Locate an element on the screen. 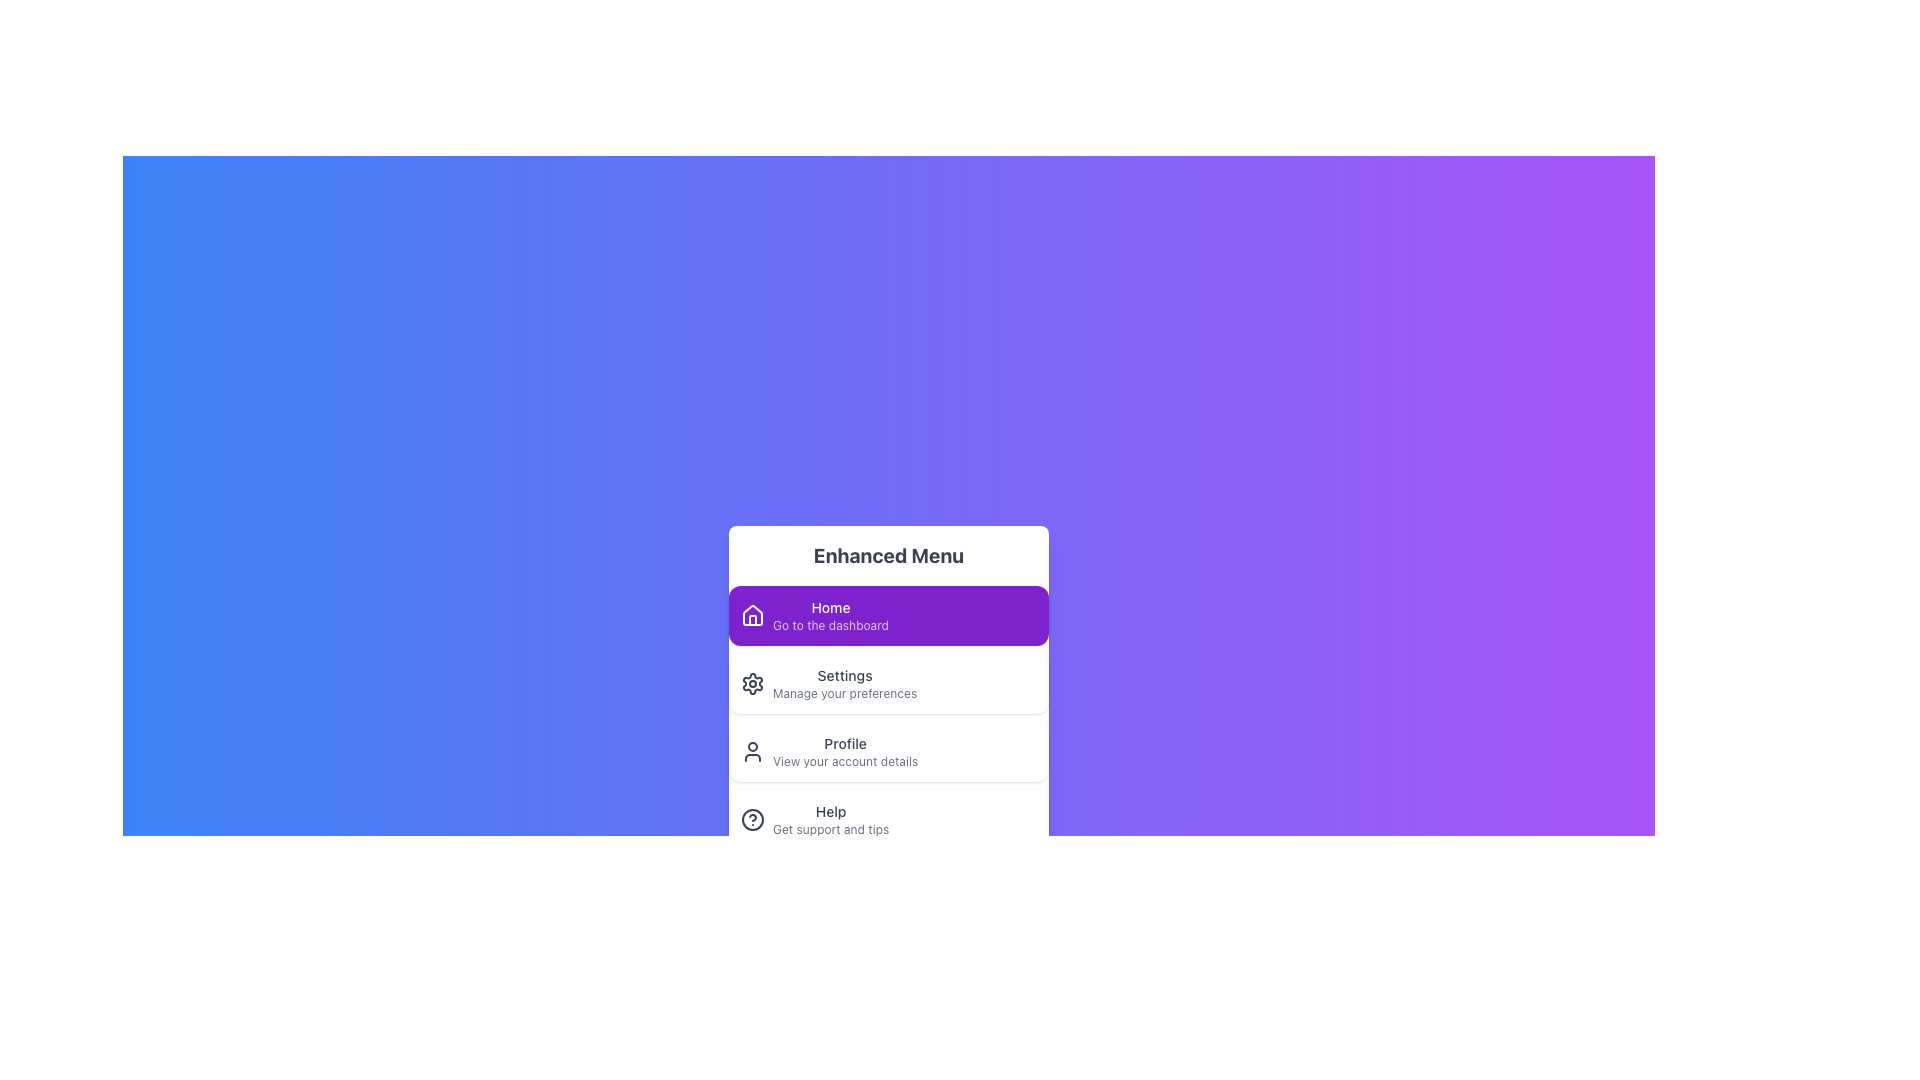 This screenshot has width=1920, height=1080. the help or support icon shape, which visually represents the help feature in the menu list is located at coordinates (752, 820).